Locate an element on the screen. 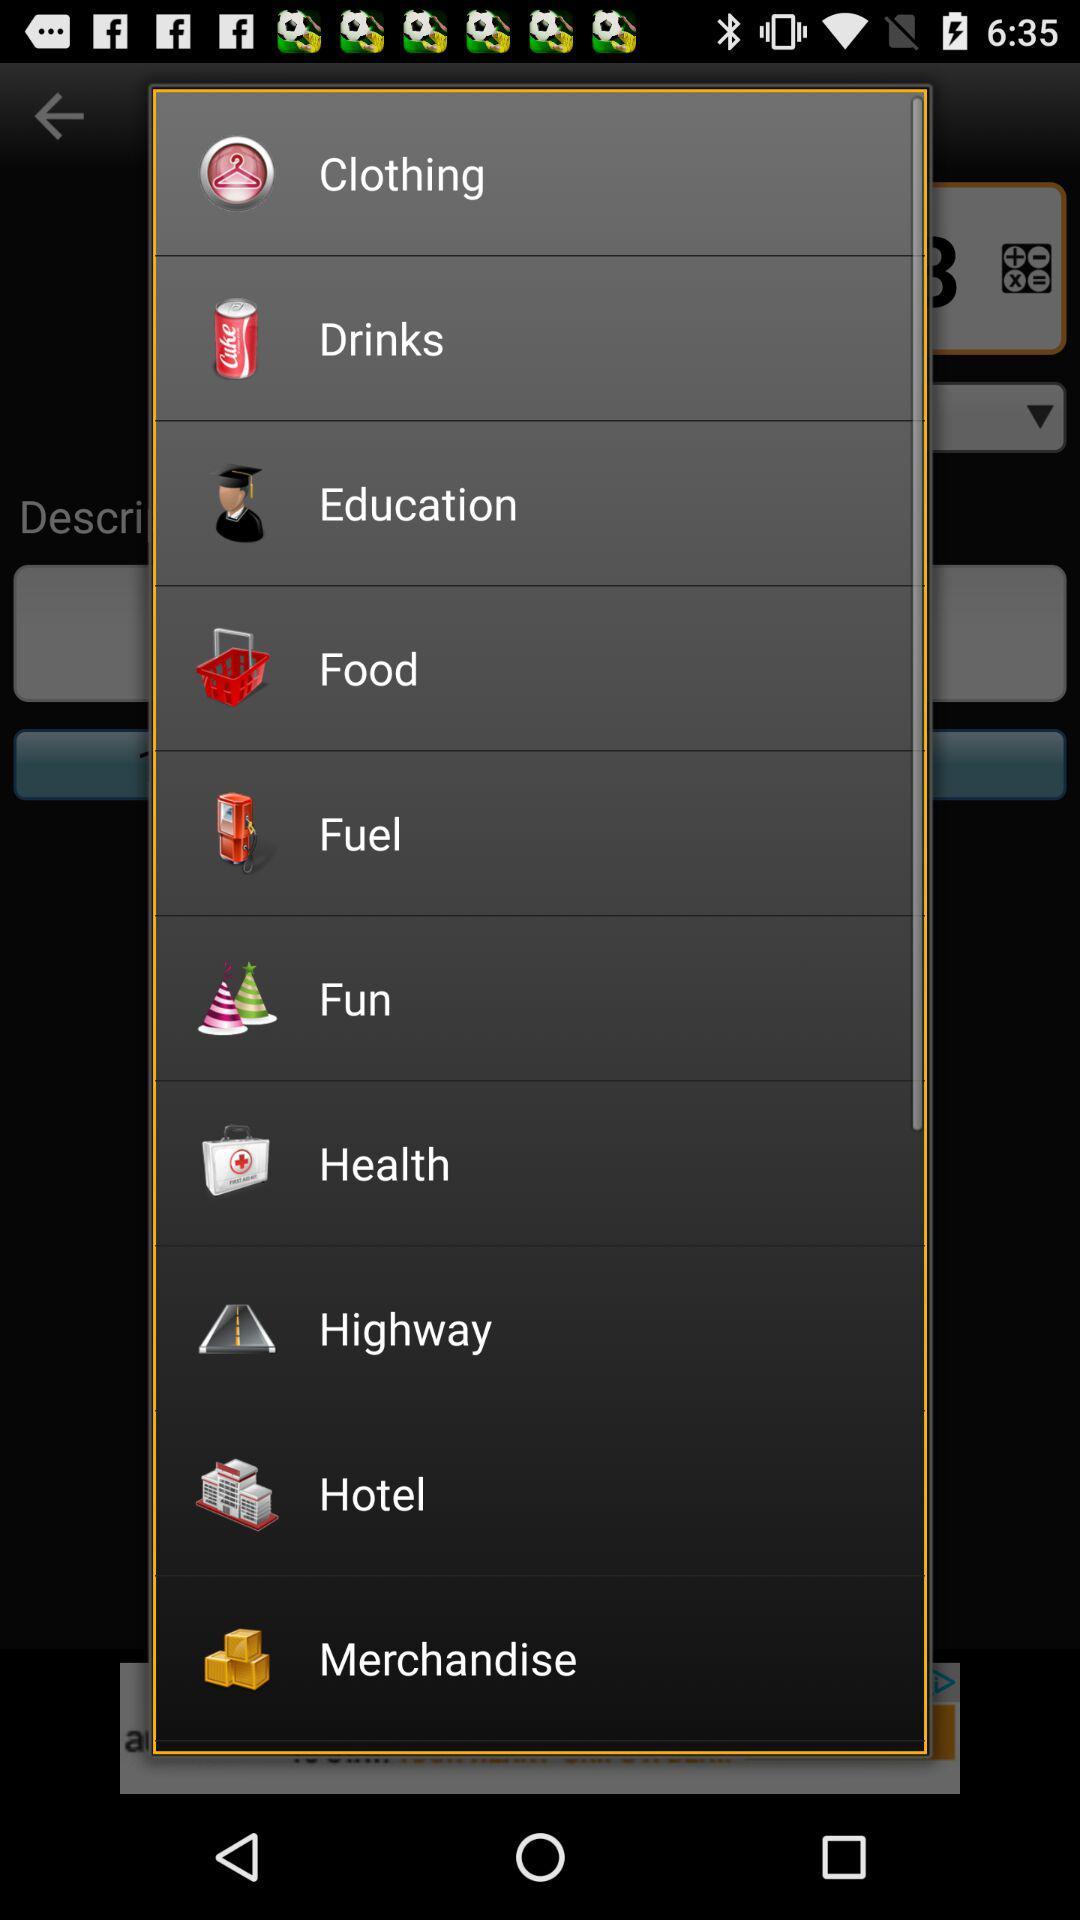  the fun item is located at coordinates (607, 997).